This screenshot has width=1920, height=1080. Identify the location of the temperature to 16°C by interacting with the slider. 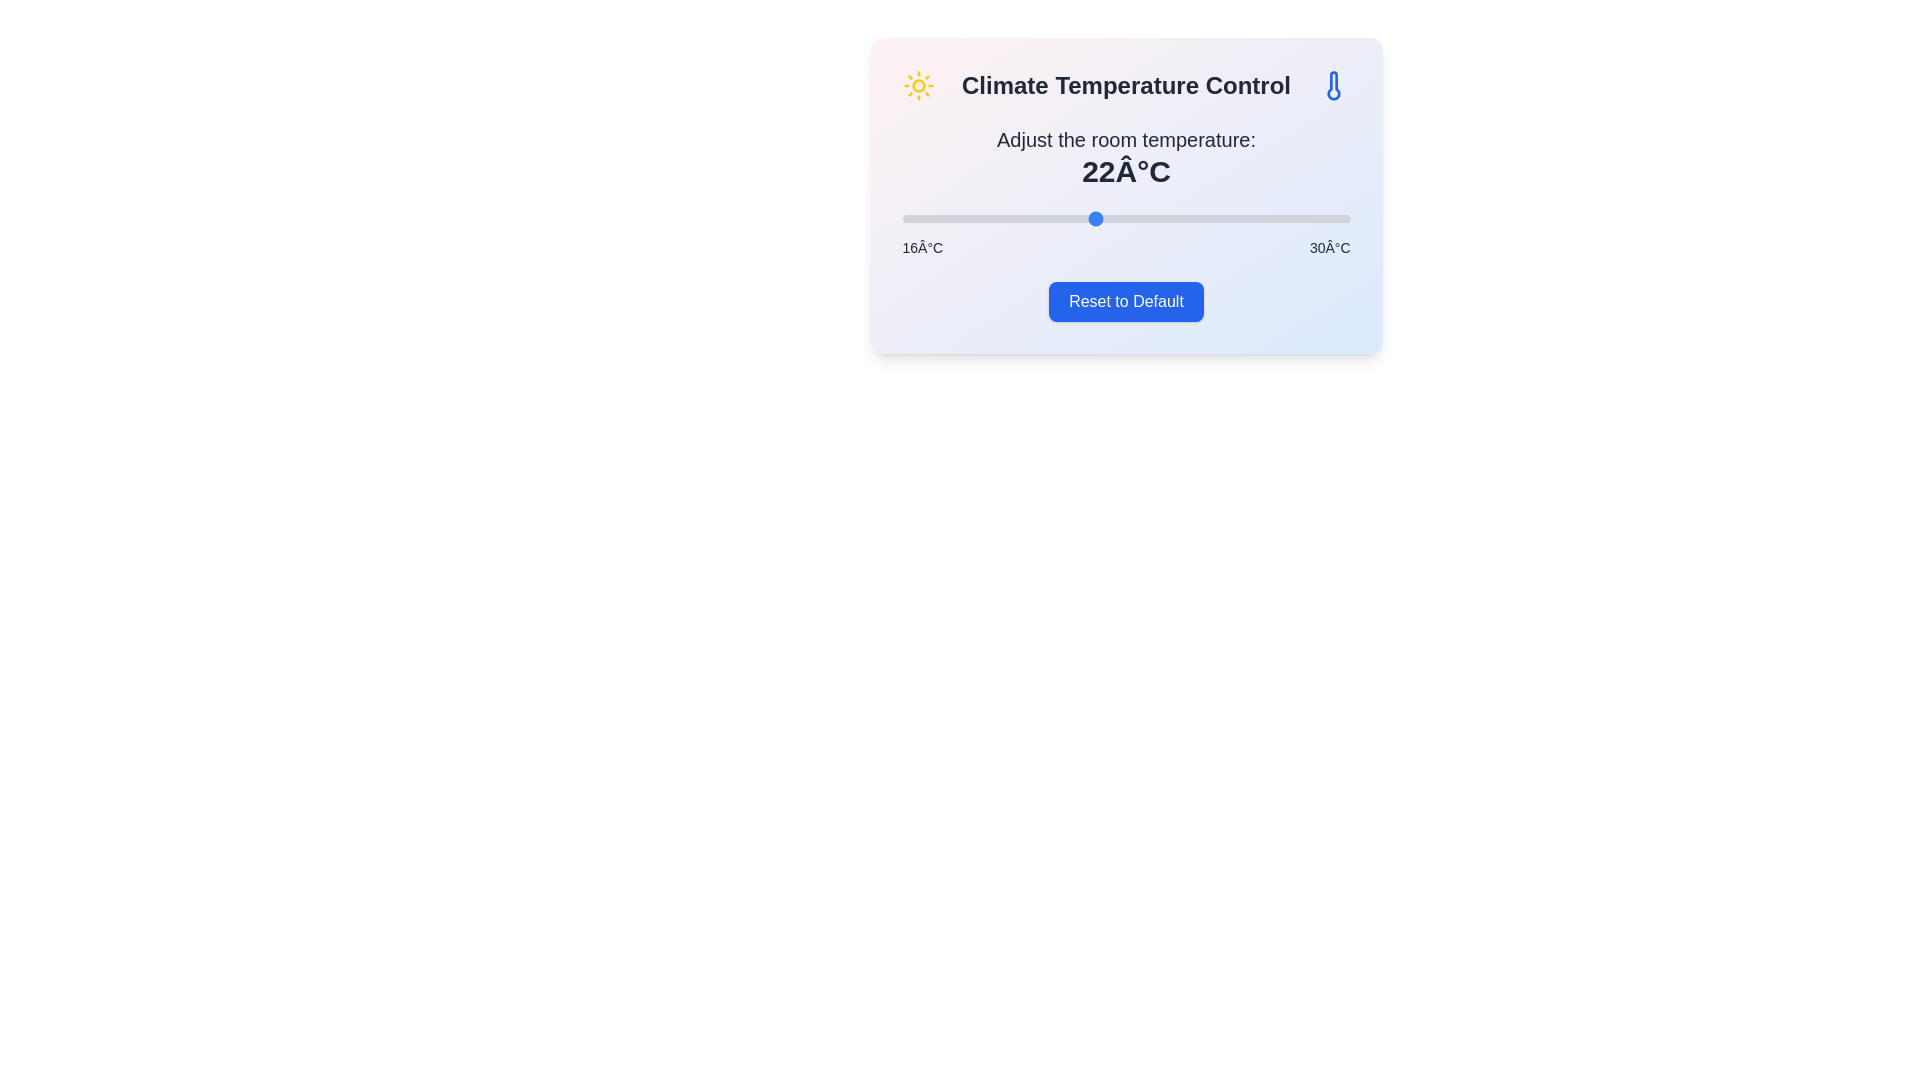
(901, 219).